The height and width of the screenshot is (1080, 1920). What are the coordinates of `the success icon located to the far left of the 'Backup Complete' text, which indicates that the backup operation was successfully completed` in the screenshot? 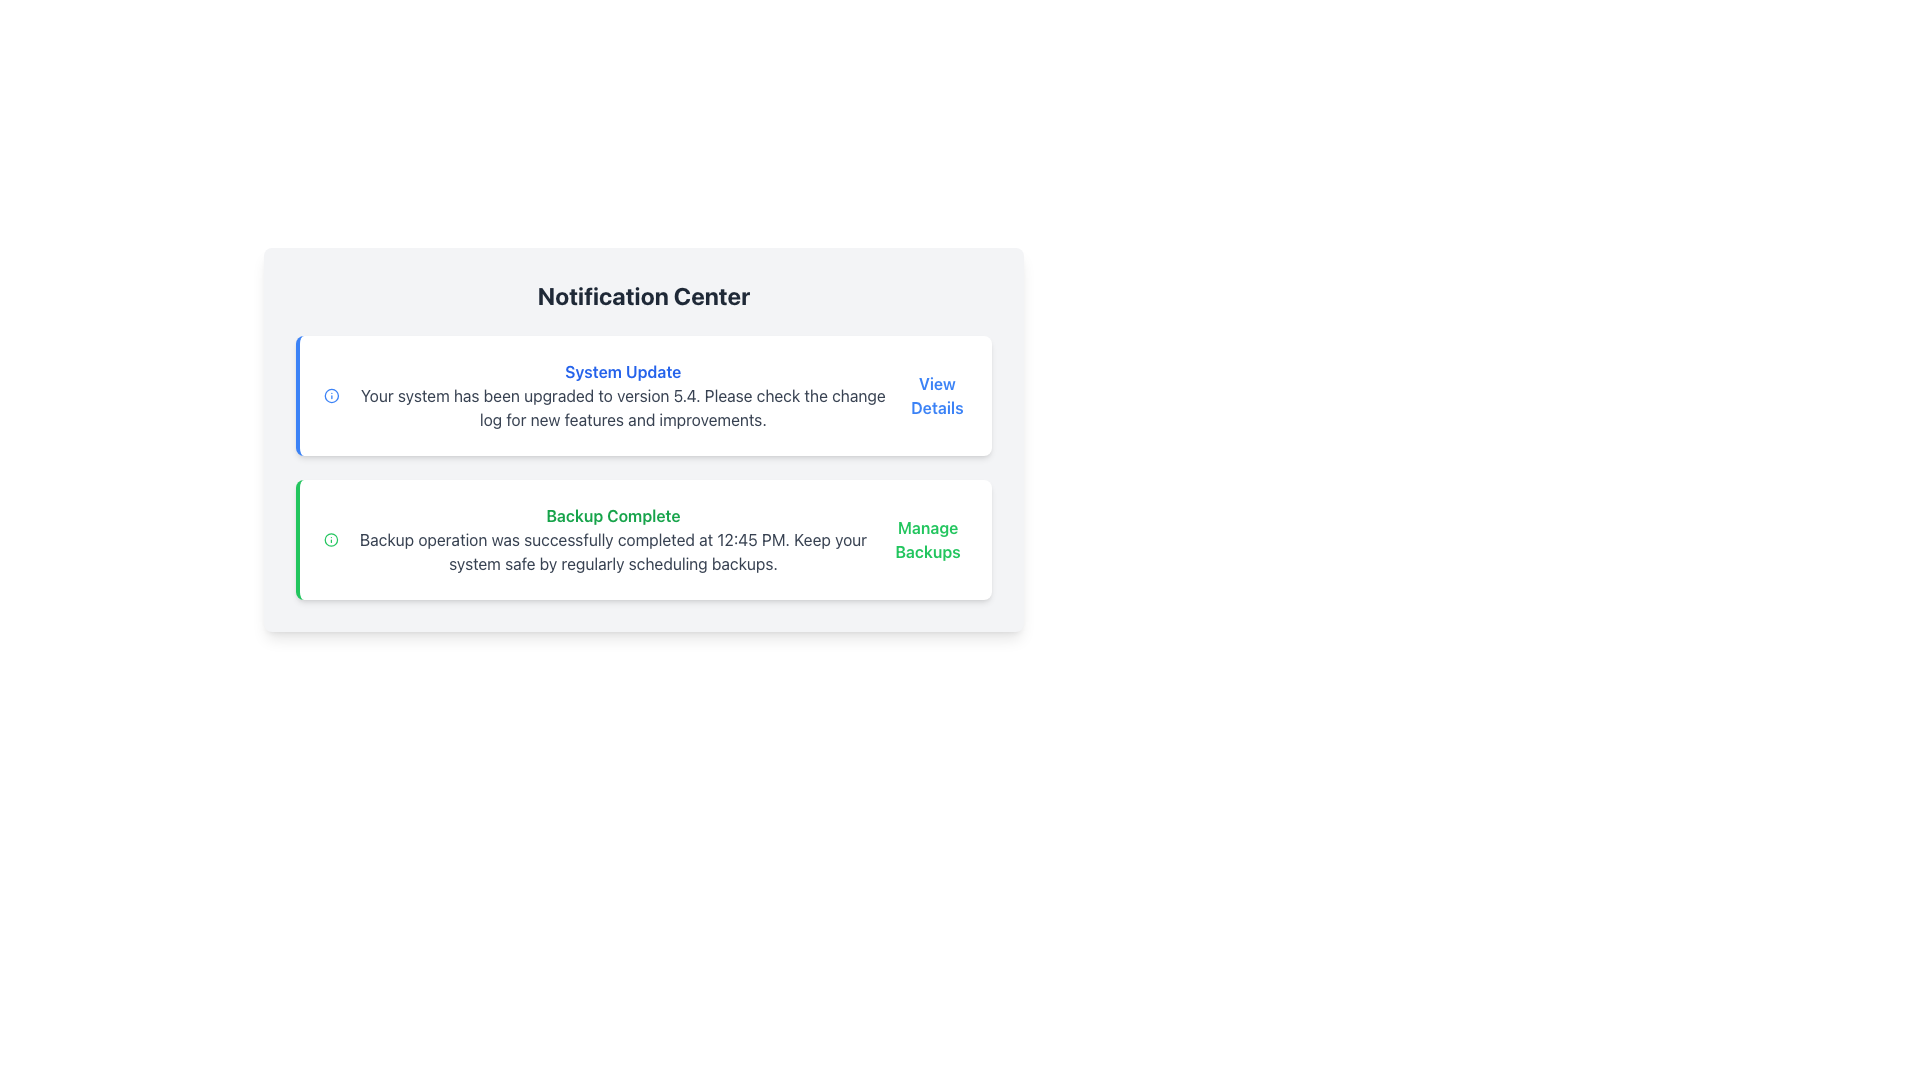 It's located at (331, 540).